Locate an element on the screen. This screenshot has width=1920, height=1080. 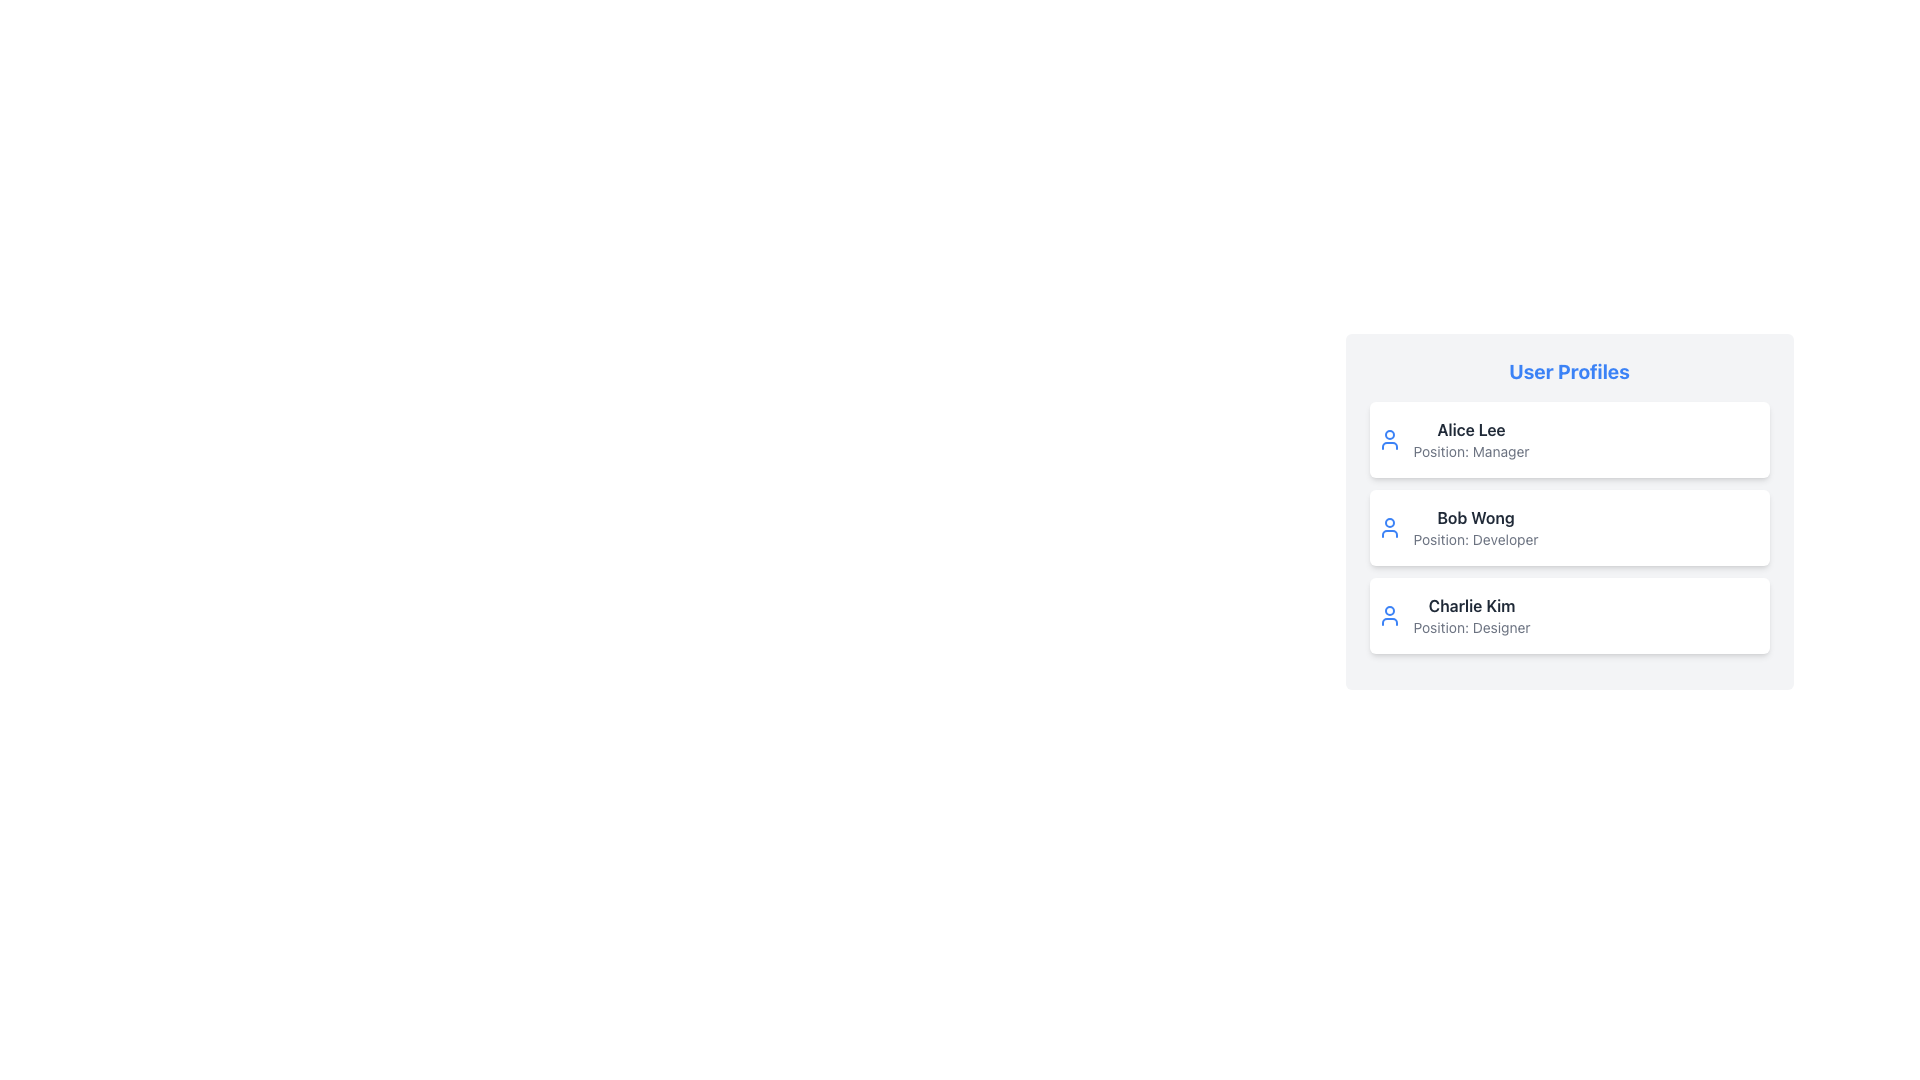
the name label of the user profile indicating 'Charlie Kim', which is positioned above the text 'Position: Designer' in the third listed profile in the 'User Profiles' section is located at coordinates (1472, 604).